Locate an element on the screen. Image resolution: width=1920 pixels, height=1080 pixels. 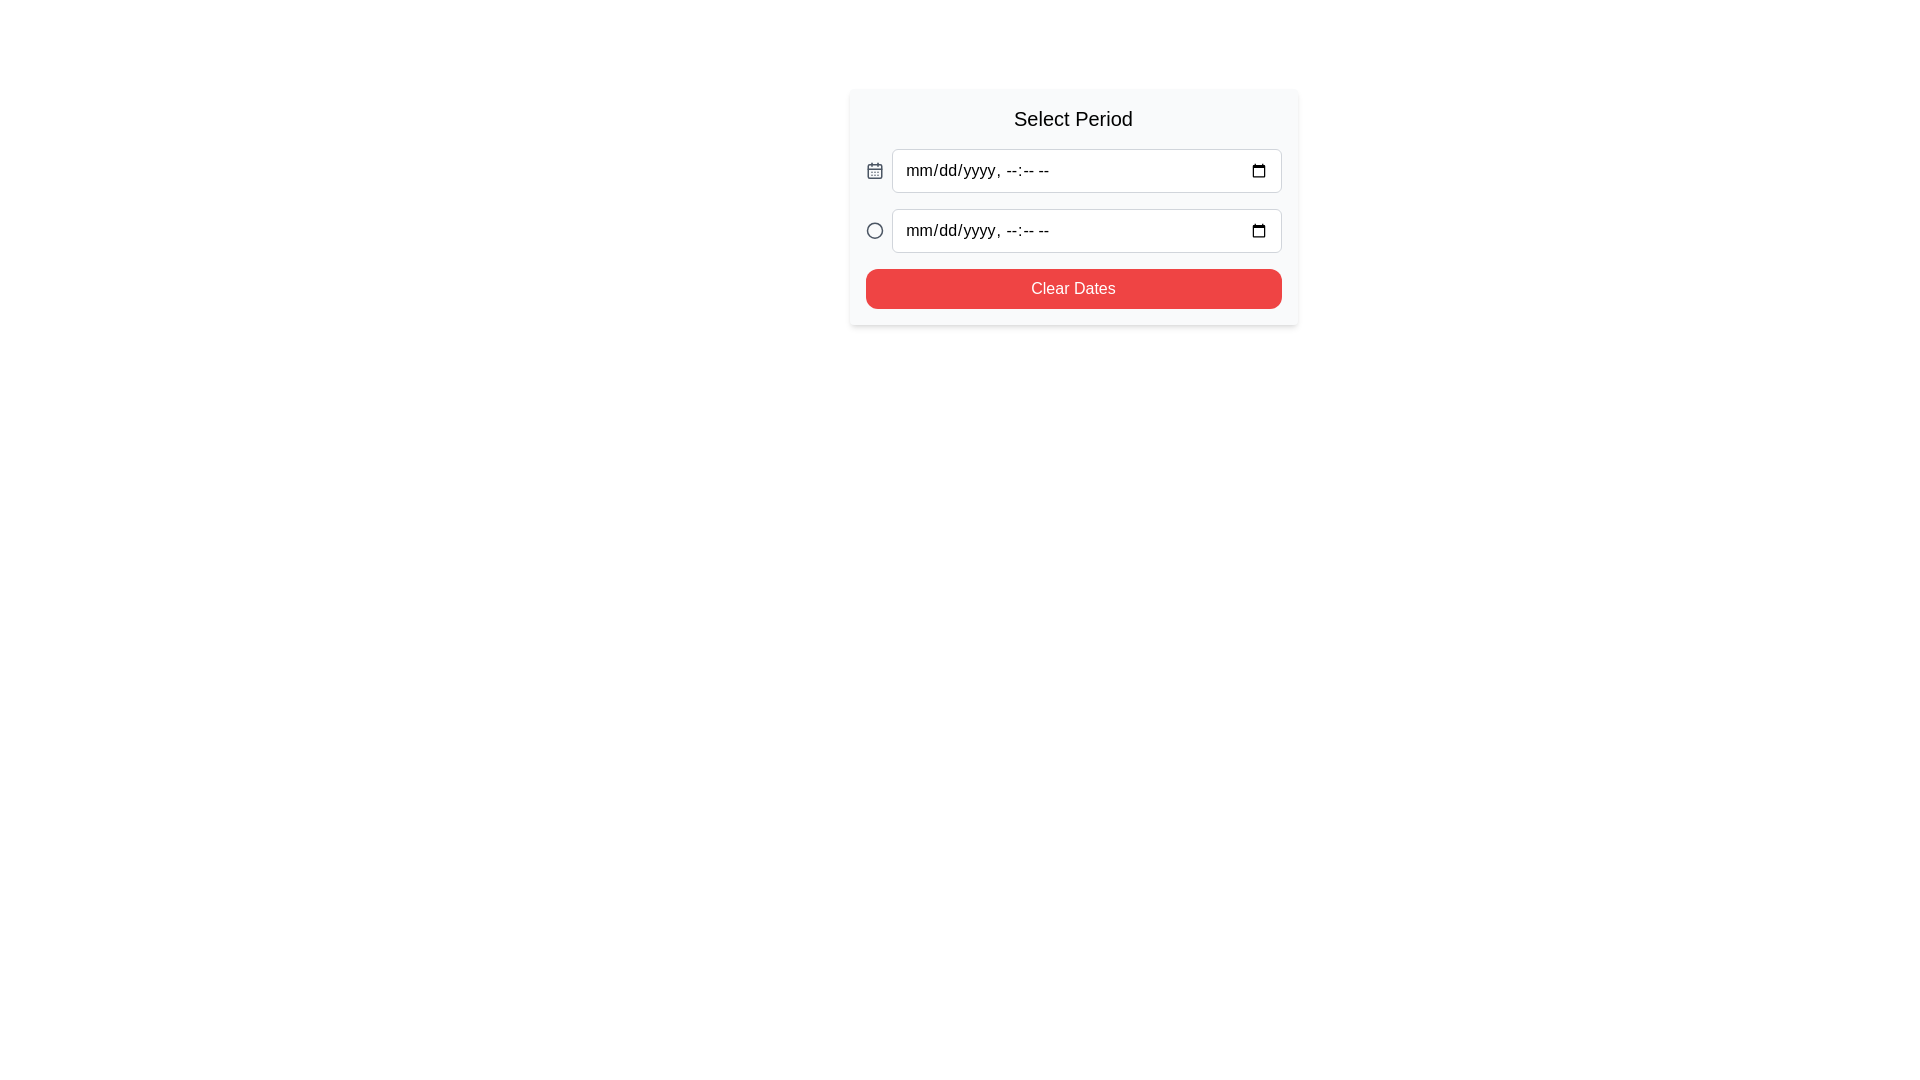
the graphical icon (circle) located to the left of the second input field in the date selection form, above the 'Clear Dates' button is located at coordinates (874, 230).